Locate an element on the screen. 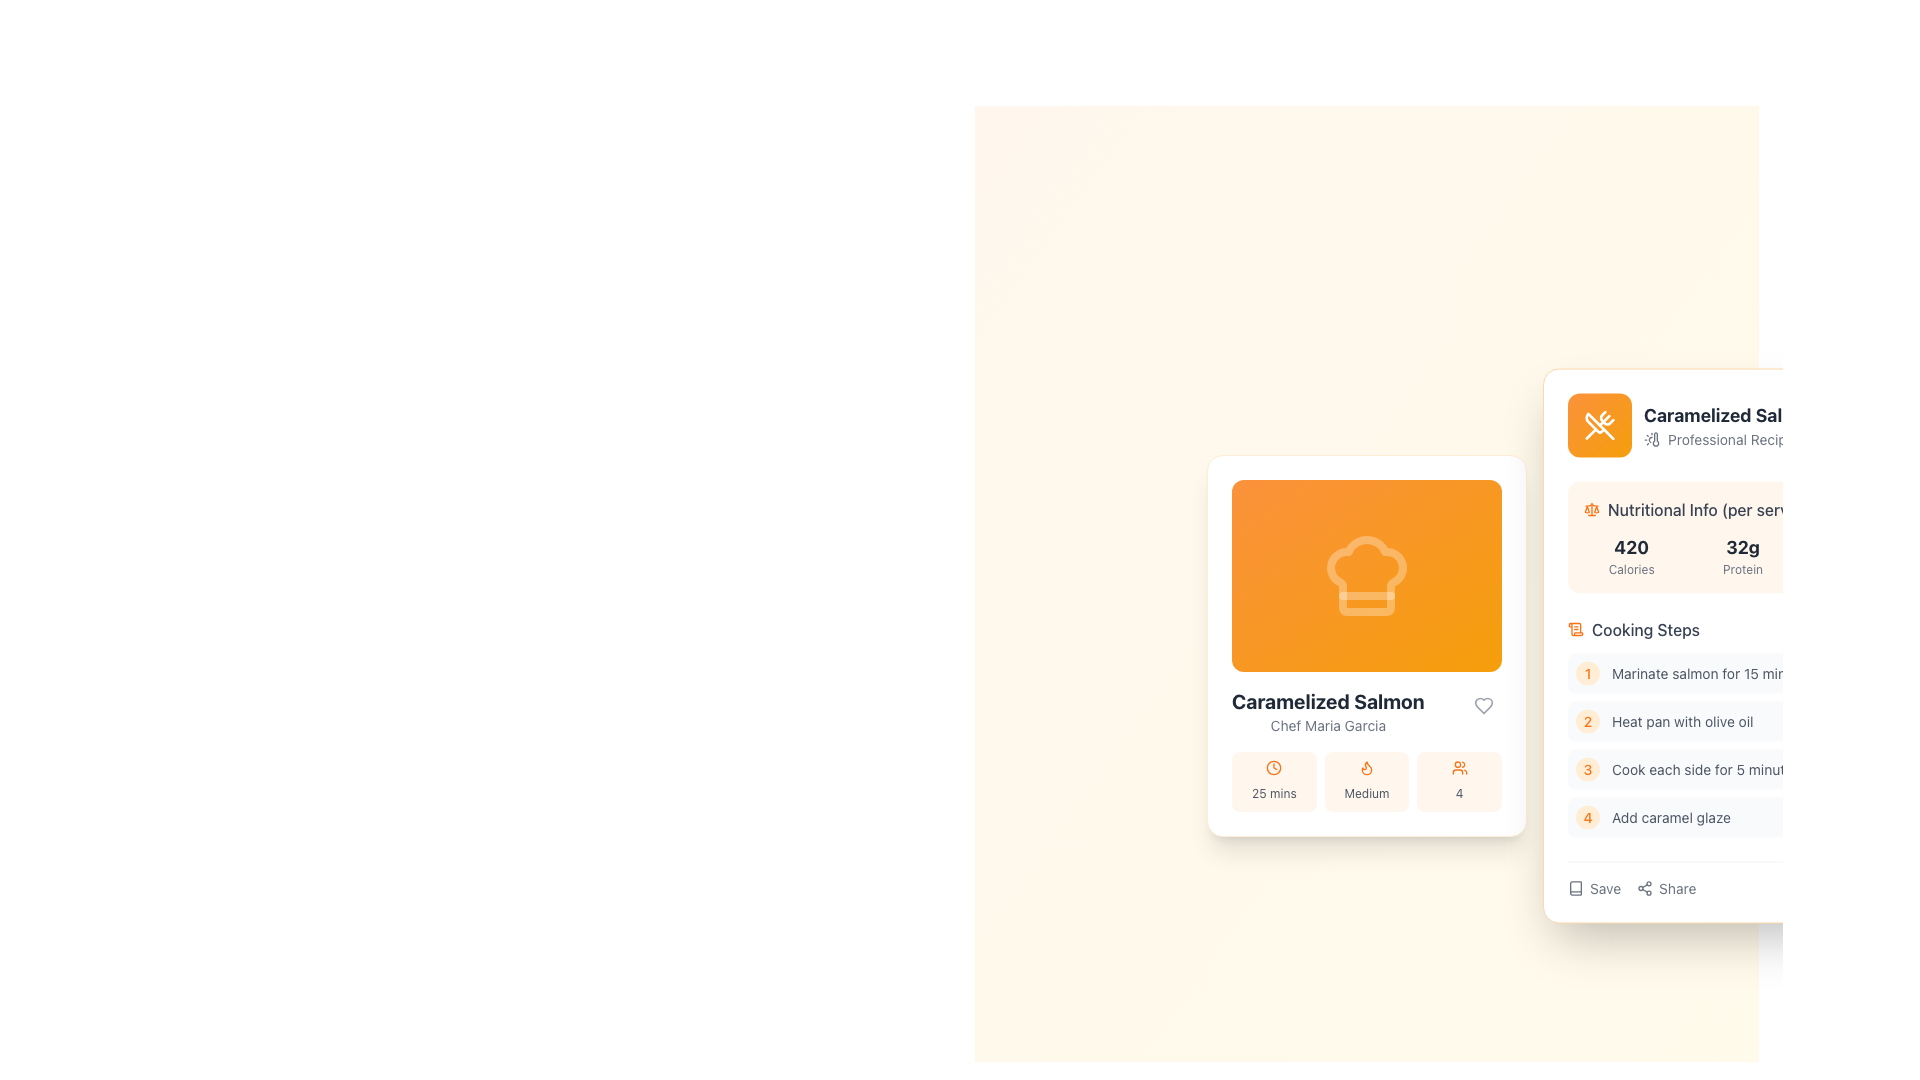  the text label that indicates the nutritional metric for calories, located directly below the '420' value in the nutritional information section is located at coordinates (1631, 569).